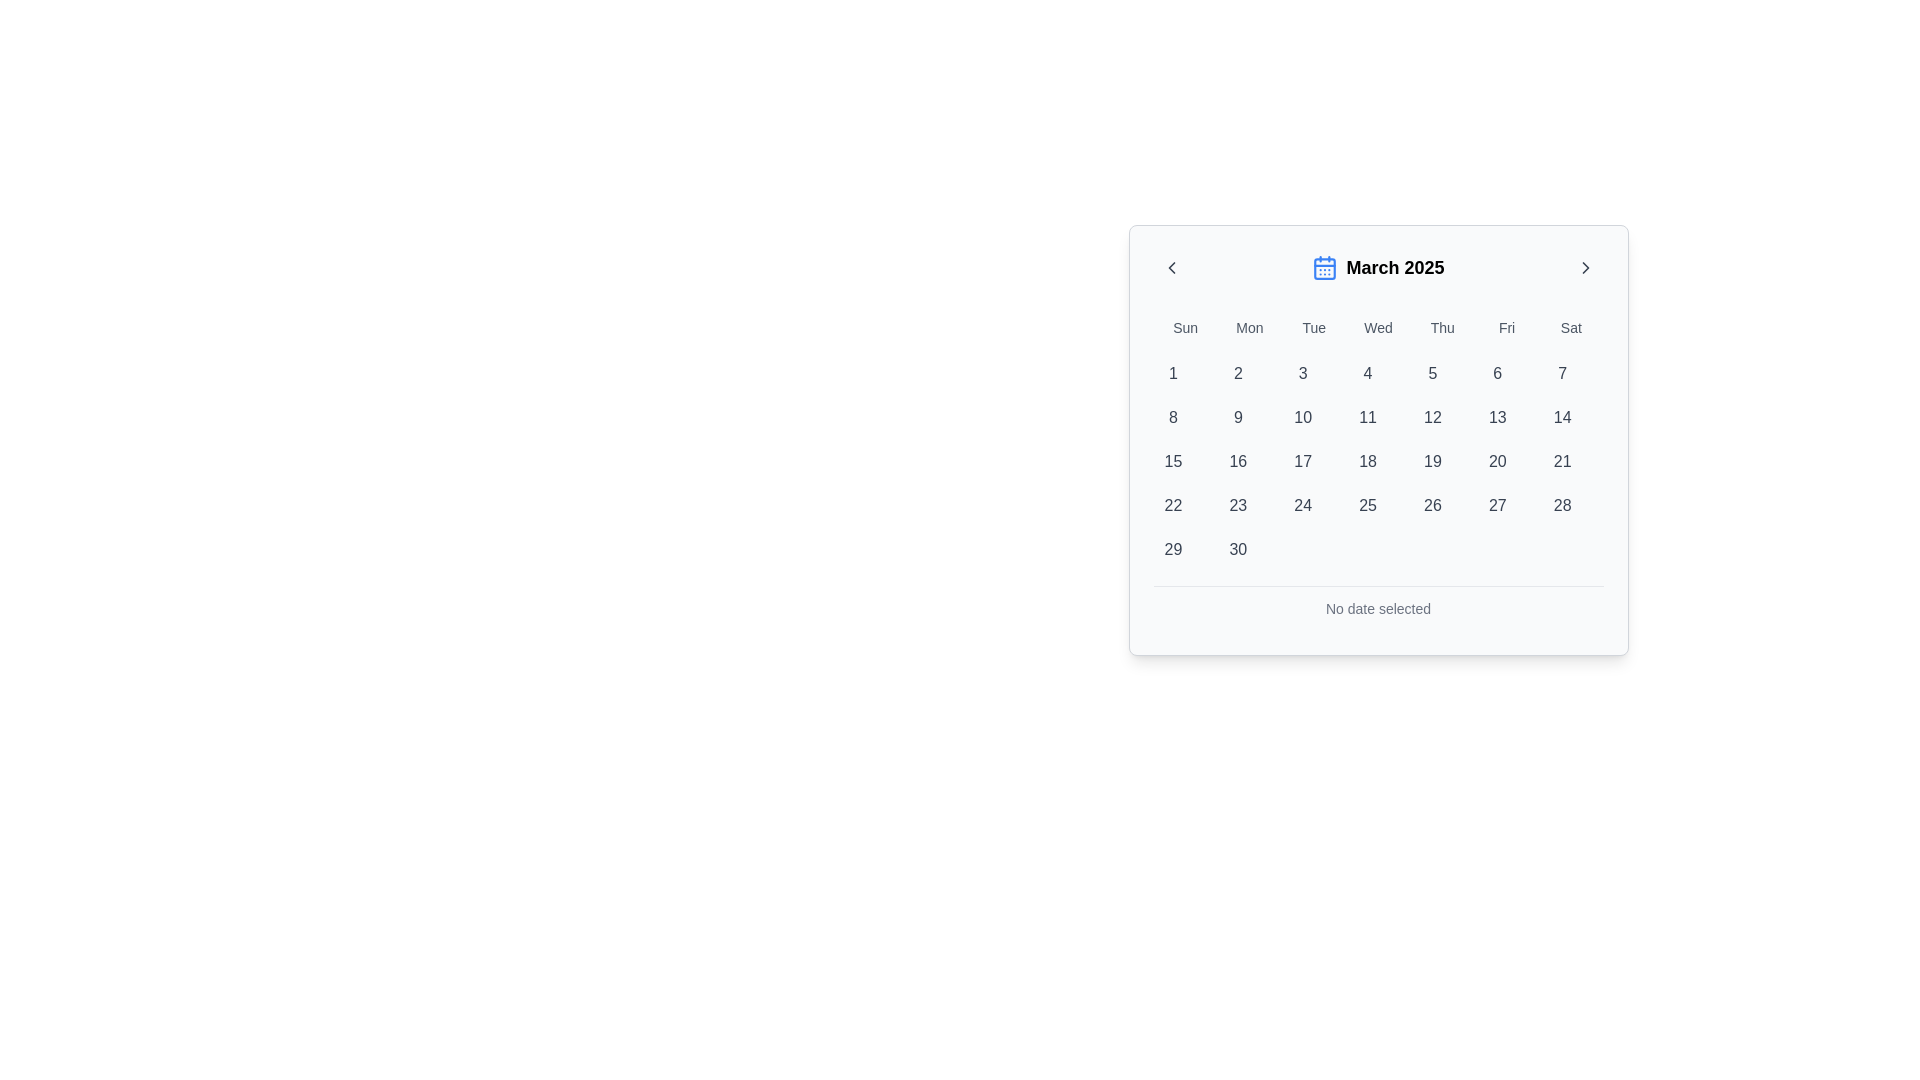 The width and height of the screenshot is (1920, 1080). What do you see at coordinates (1497, 504) in the screenshot?
I see `the circular button labeled '27' in the calendar grid` at bounding box center [1497, 504].